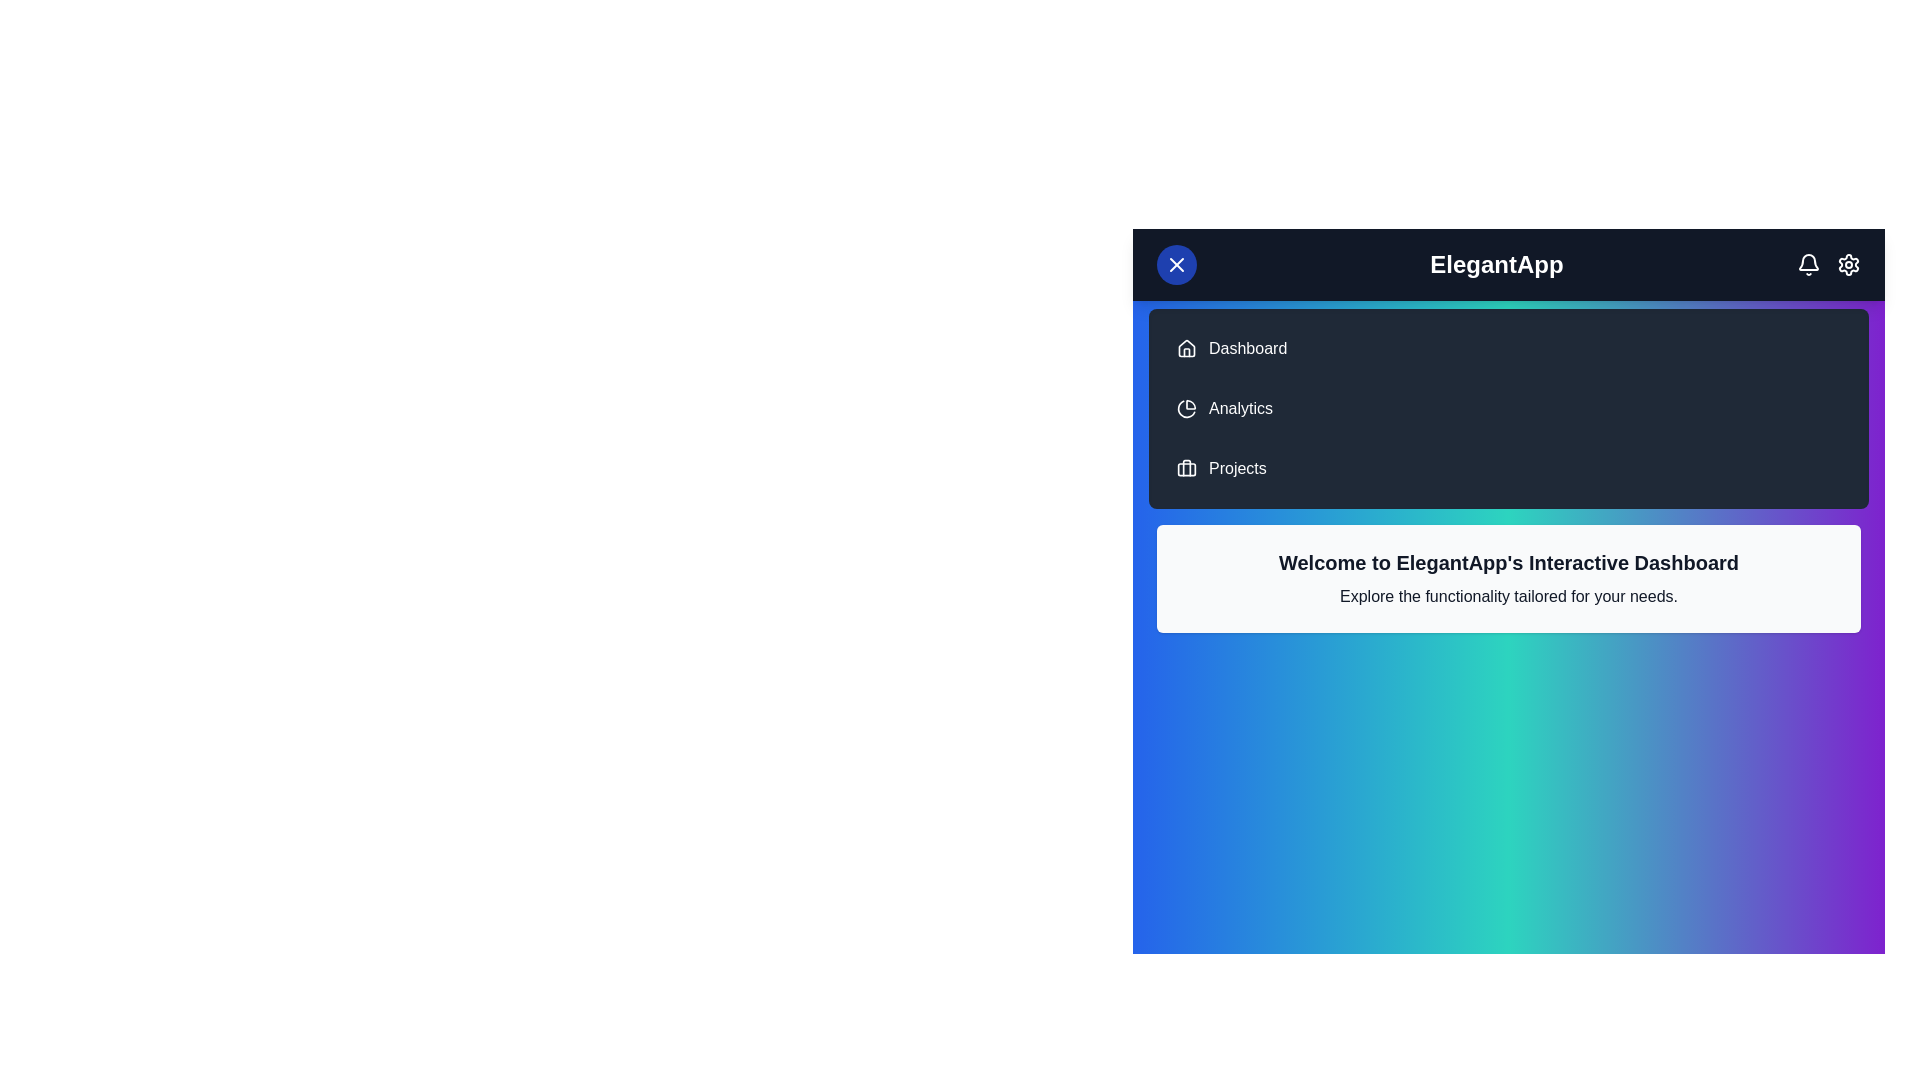  Describe the element at coordinates (1809, 264) in the screenshot. I see `the Bell icon to access notifications` at that location.